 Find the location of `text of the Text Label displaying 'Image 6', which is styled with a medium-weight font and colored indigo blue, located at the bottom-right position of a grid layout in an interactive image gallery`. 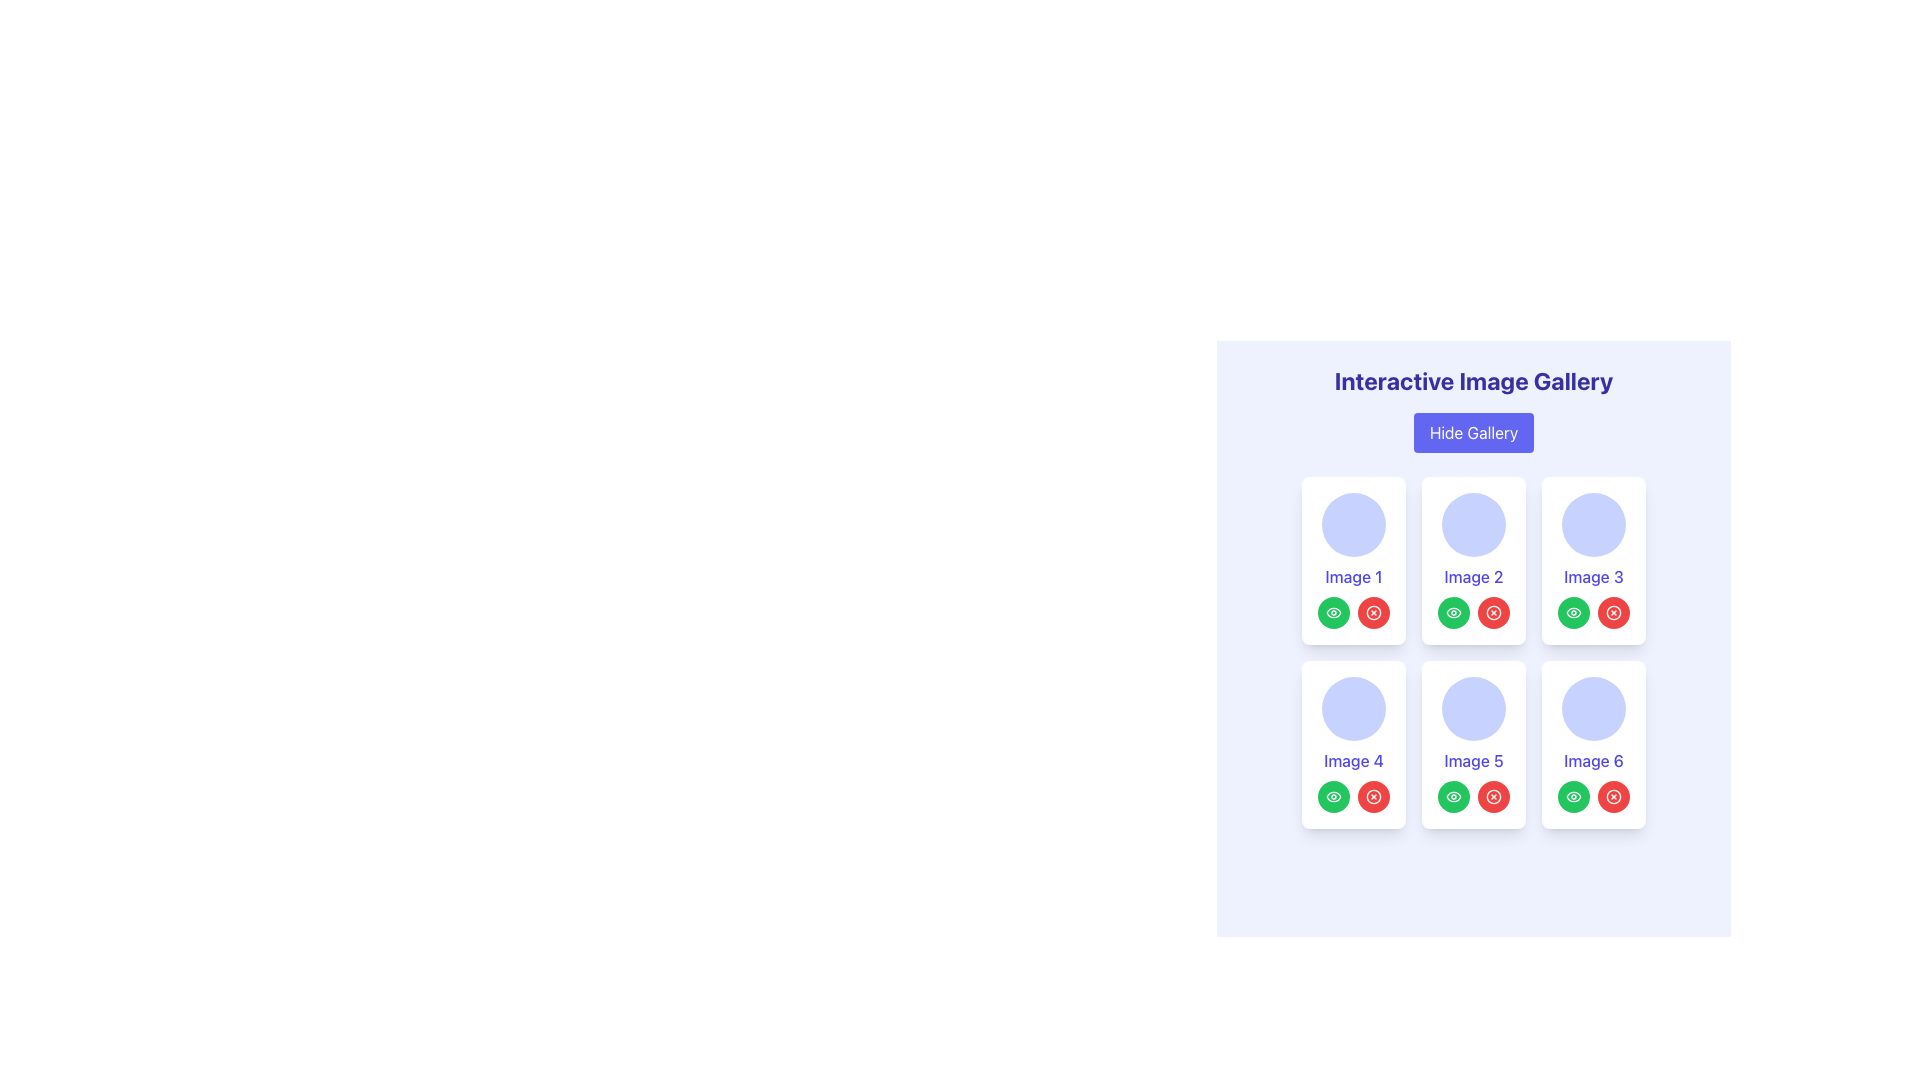

text of the Text Label displaying 'Image 6', which is styled with a medium-weight font and colored indigo blue, located at the bottom-right position of a grid layout in an interactive image gallery is located at coordinates (1592, 760).